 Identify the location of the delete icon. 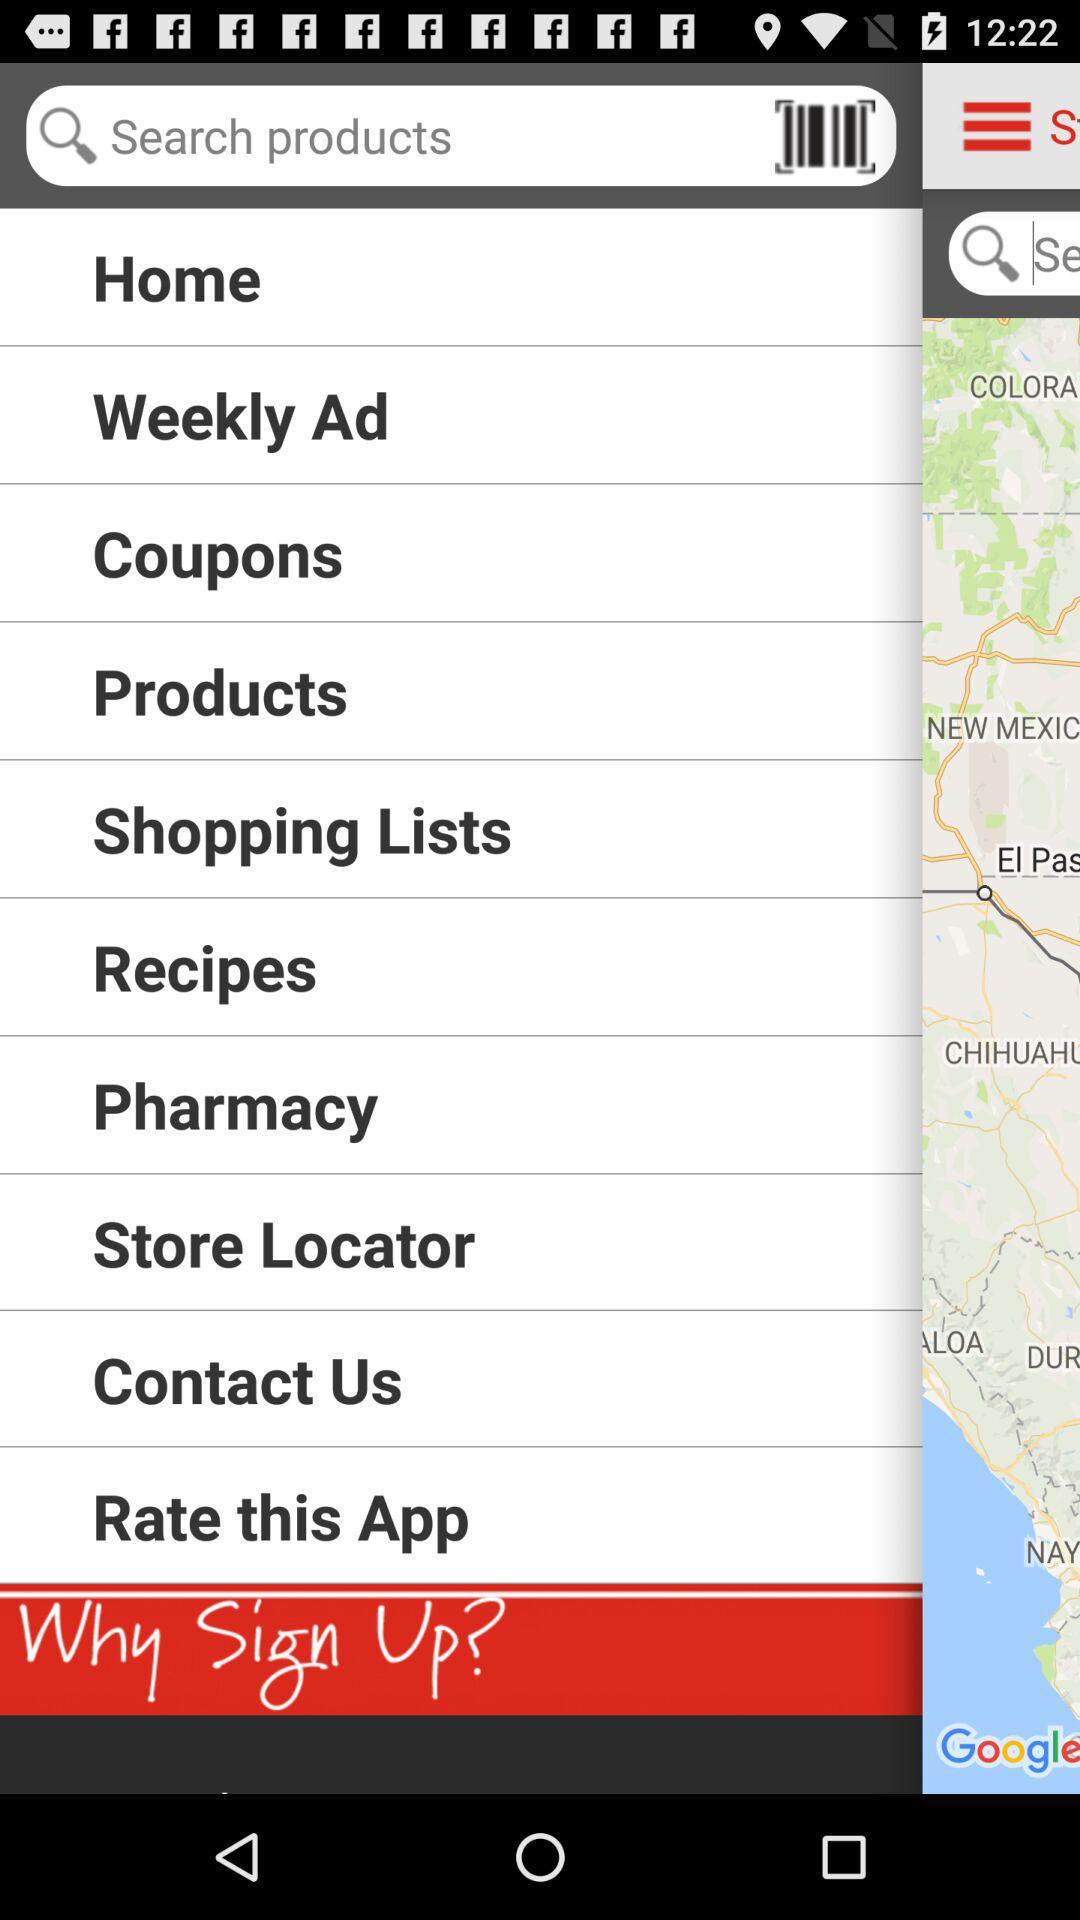
(825, 144).